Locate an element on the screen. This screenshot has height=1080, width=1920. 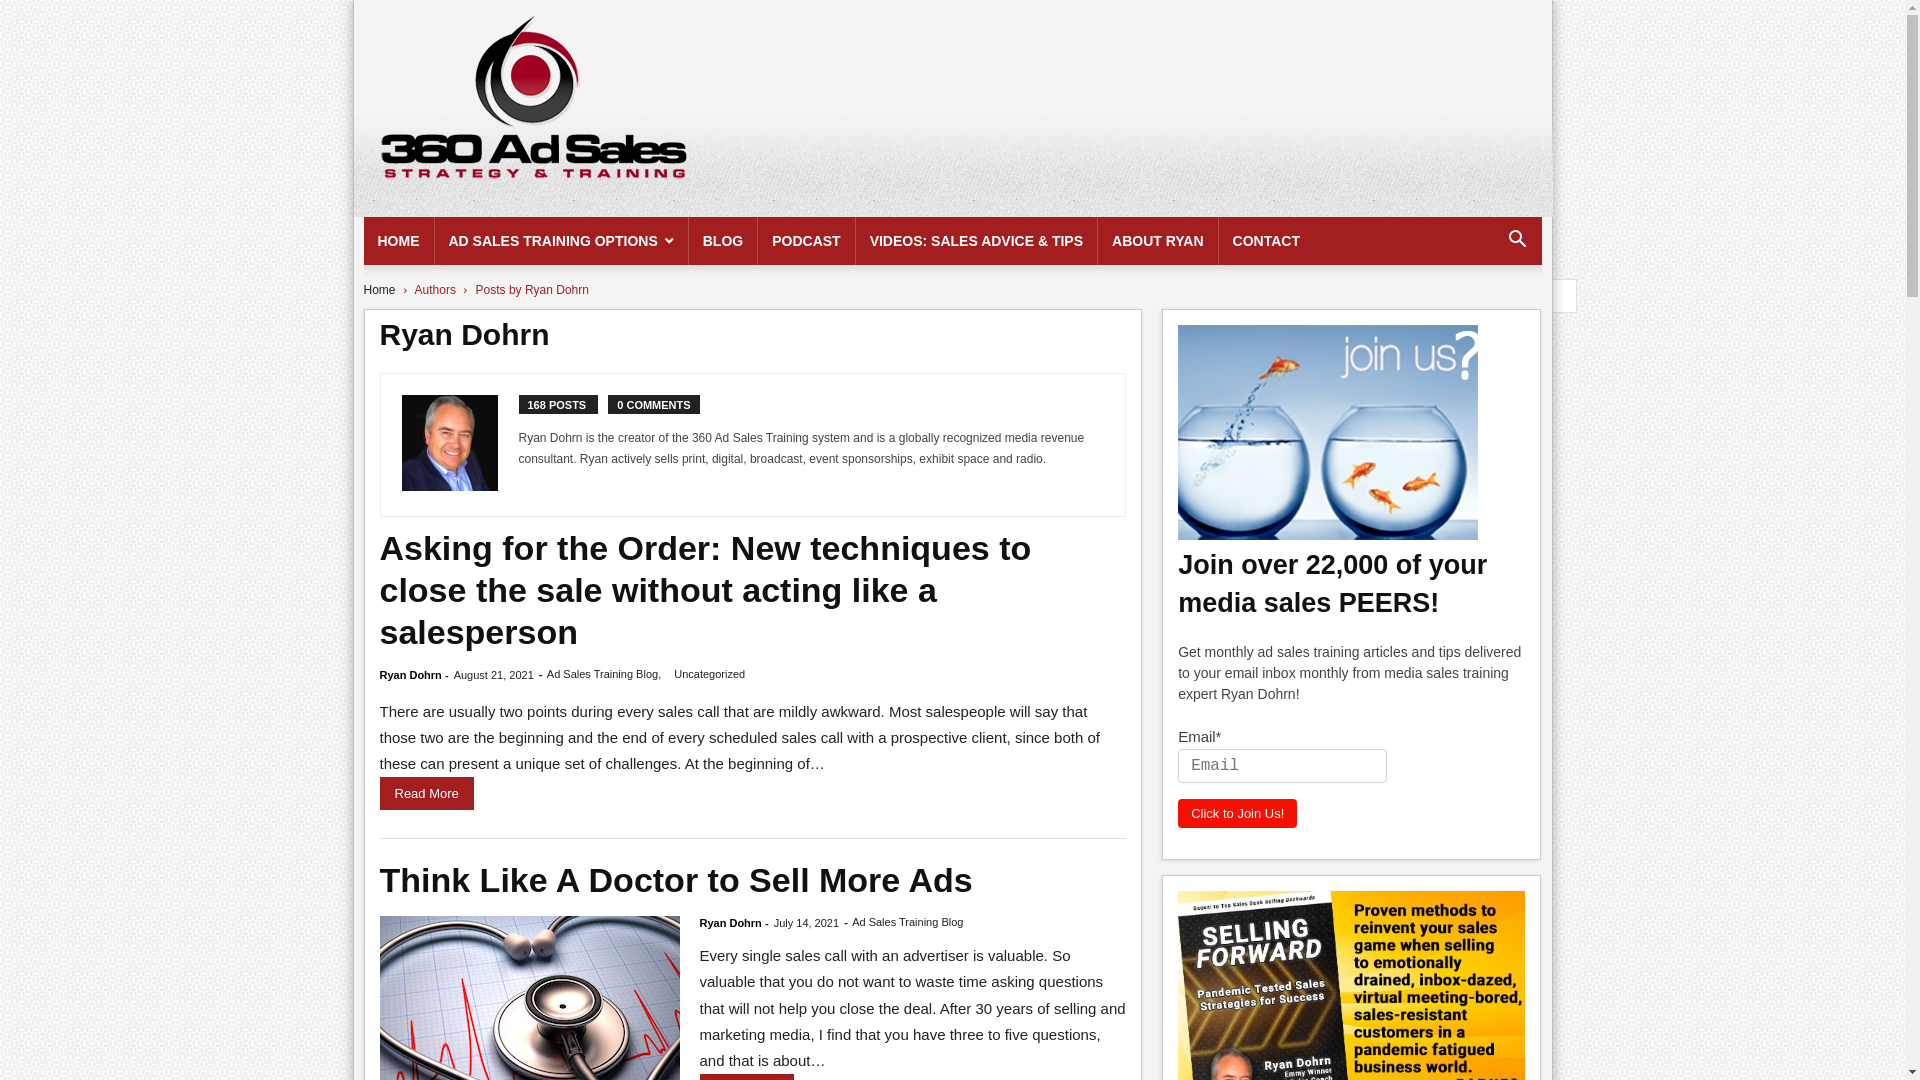
'PODCAST' is located at coordinates (757, 239).